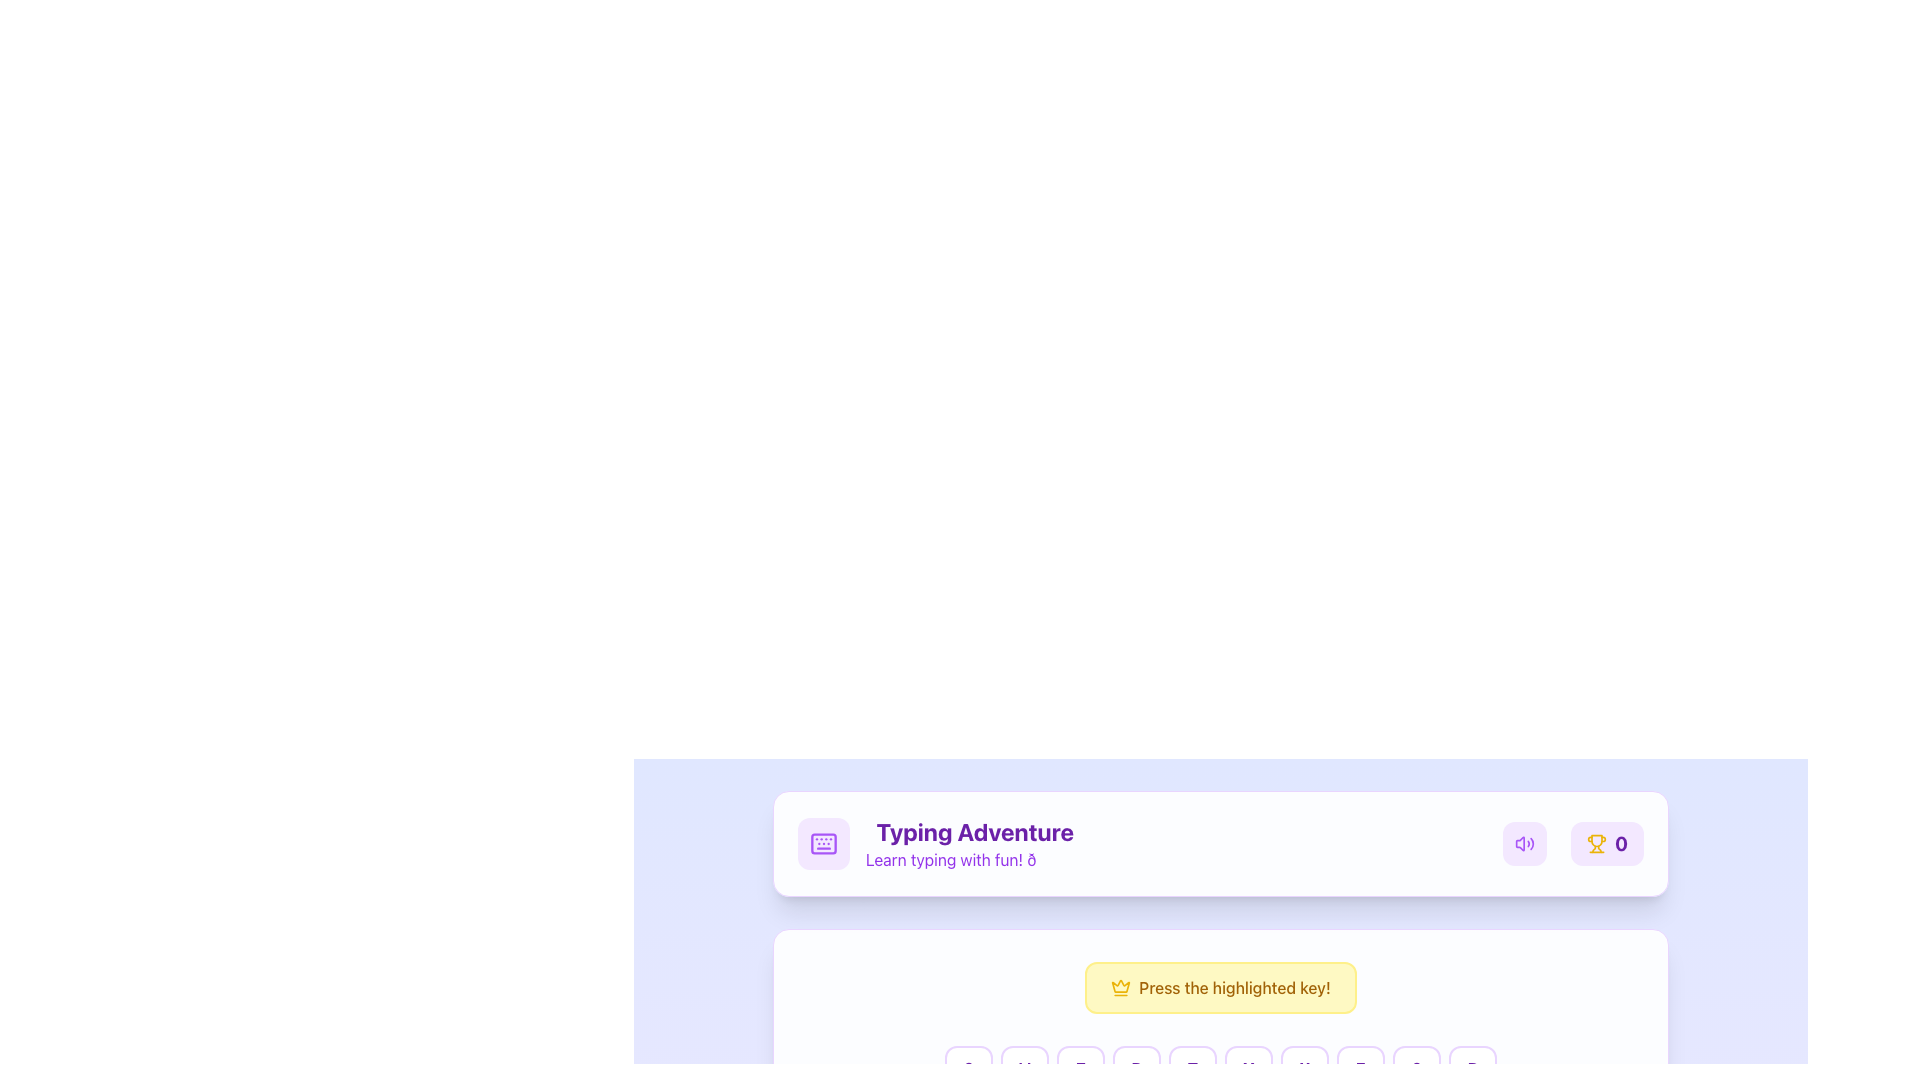 The height and width of the screenshot is (1080, 1920). I want to click on the graphical rectangle representing a key in the SVG keyboard icon located to the left of the 'Typing Adventure' text box, so click(824, 844).